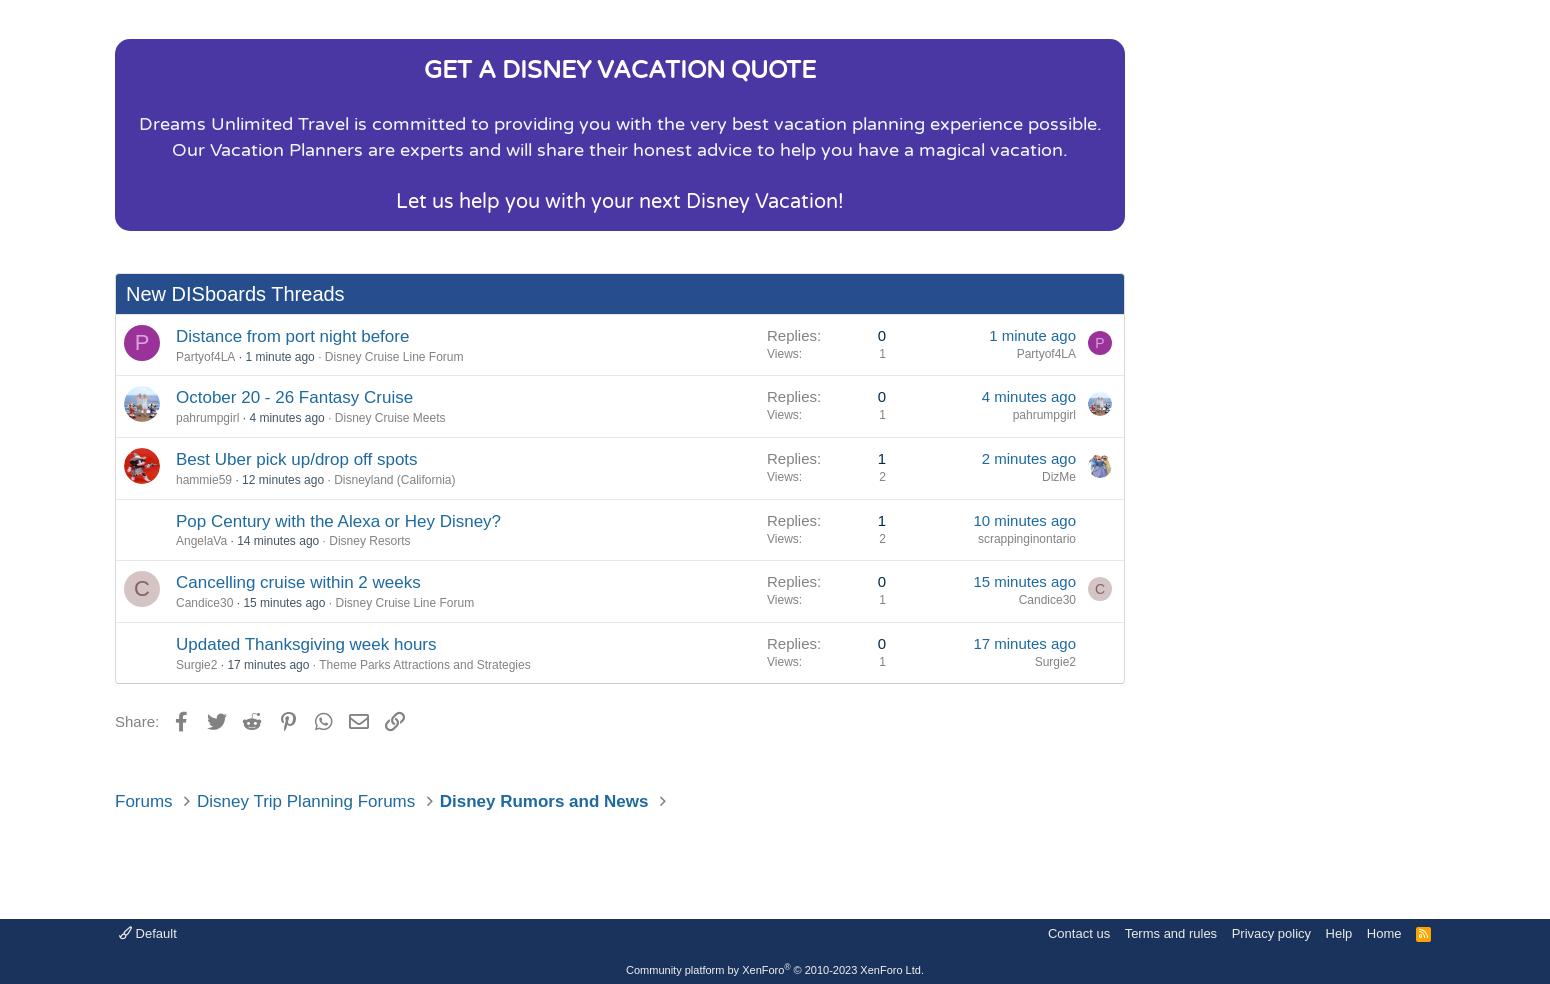 The image size is (1550, 984). What do you see at coordinates (115, 721) in the screenshot?
I see `'Share:'` at bounding box center [115, 721].